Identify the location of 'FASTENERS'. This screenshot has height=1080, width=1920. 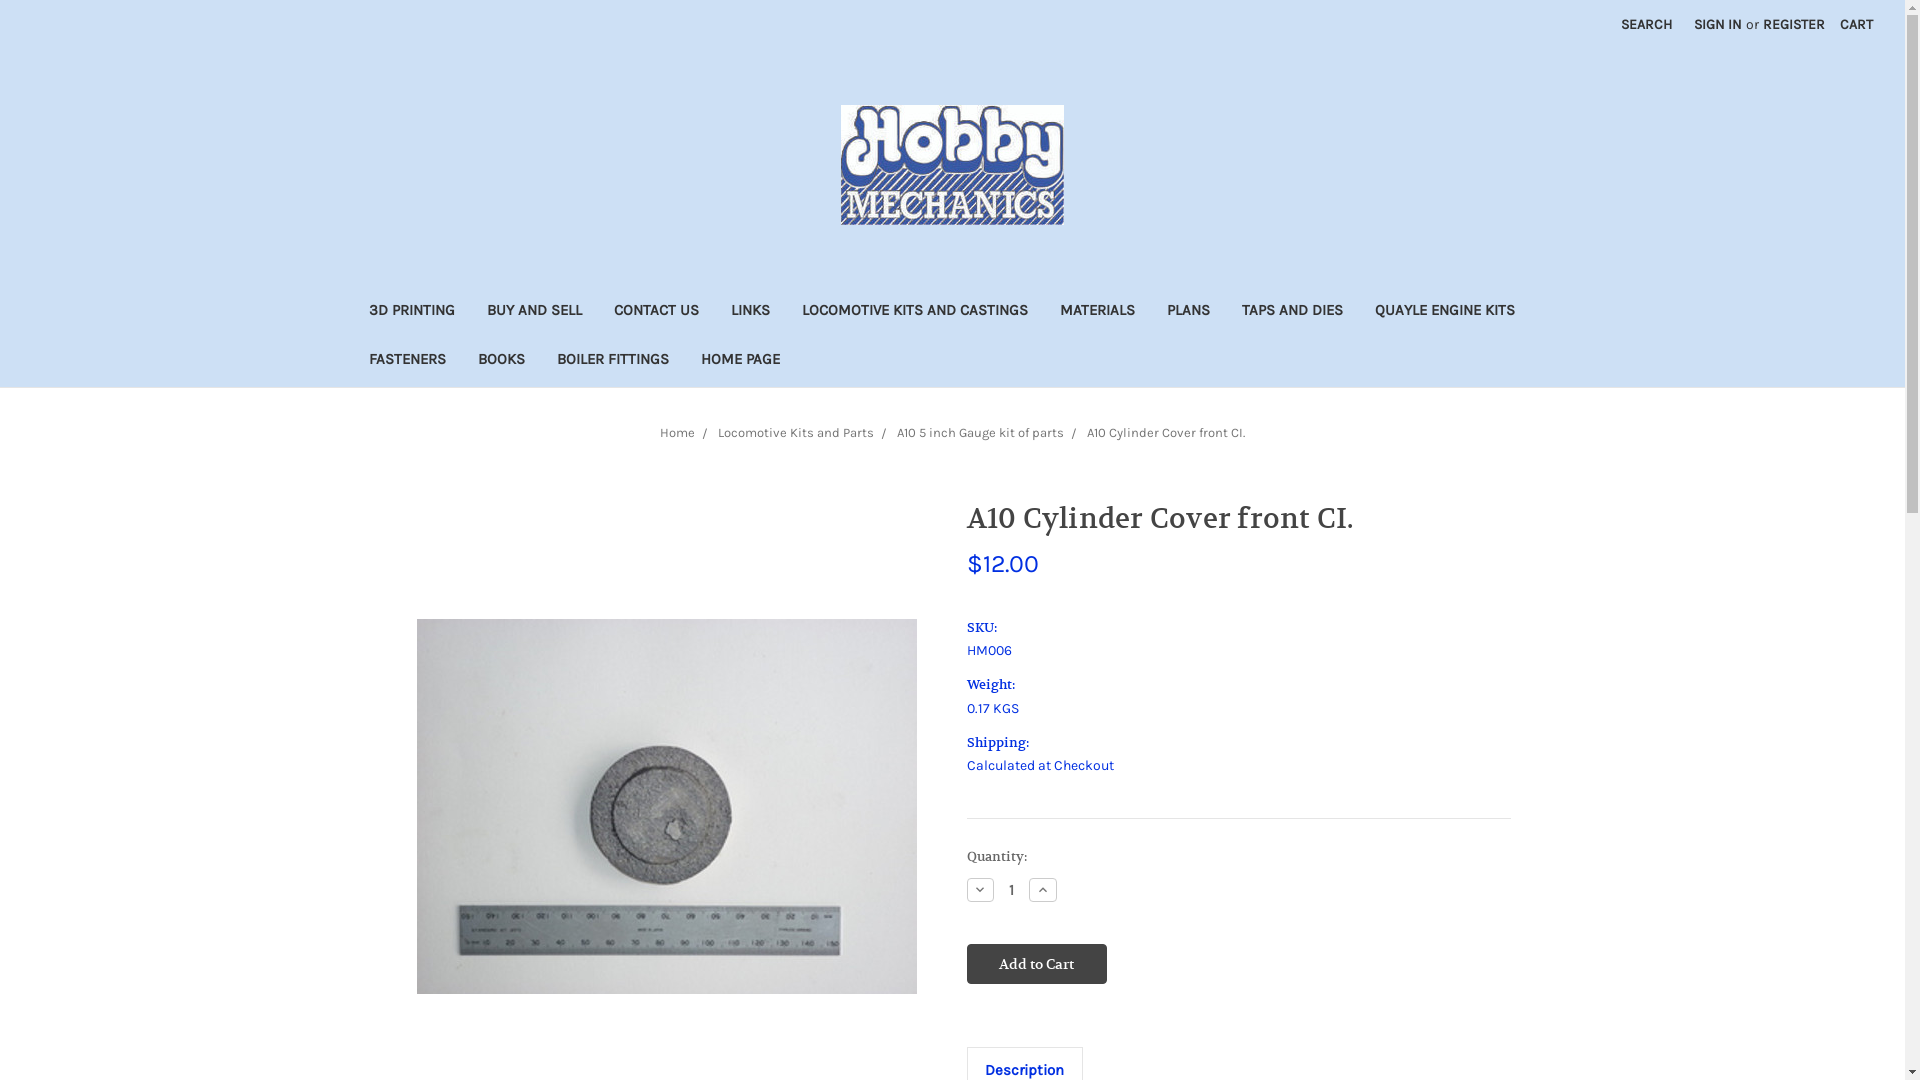
(405, 361).